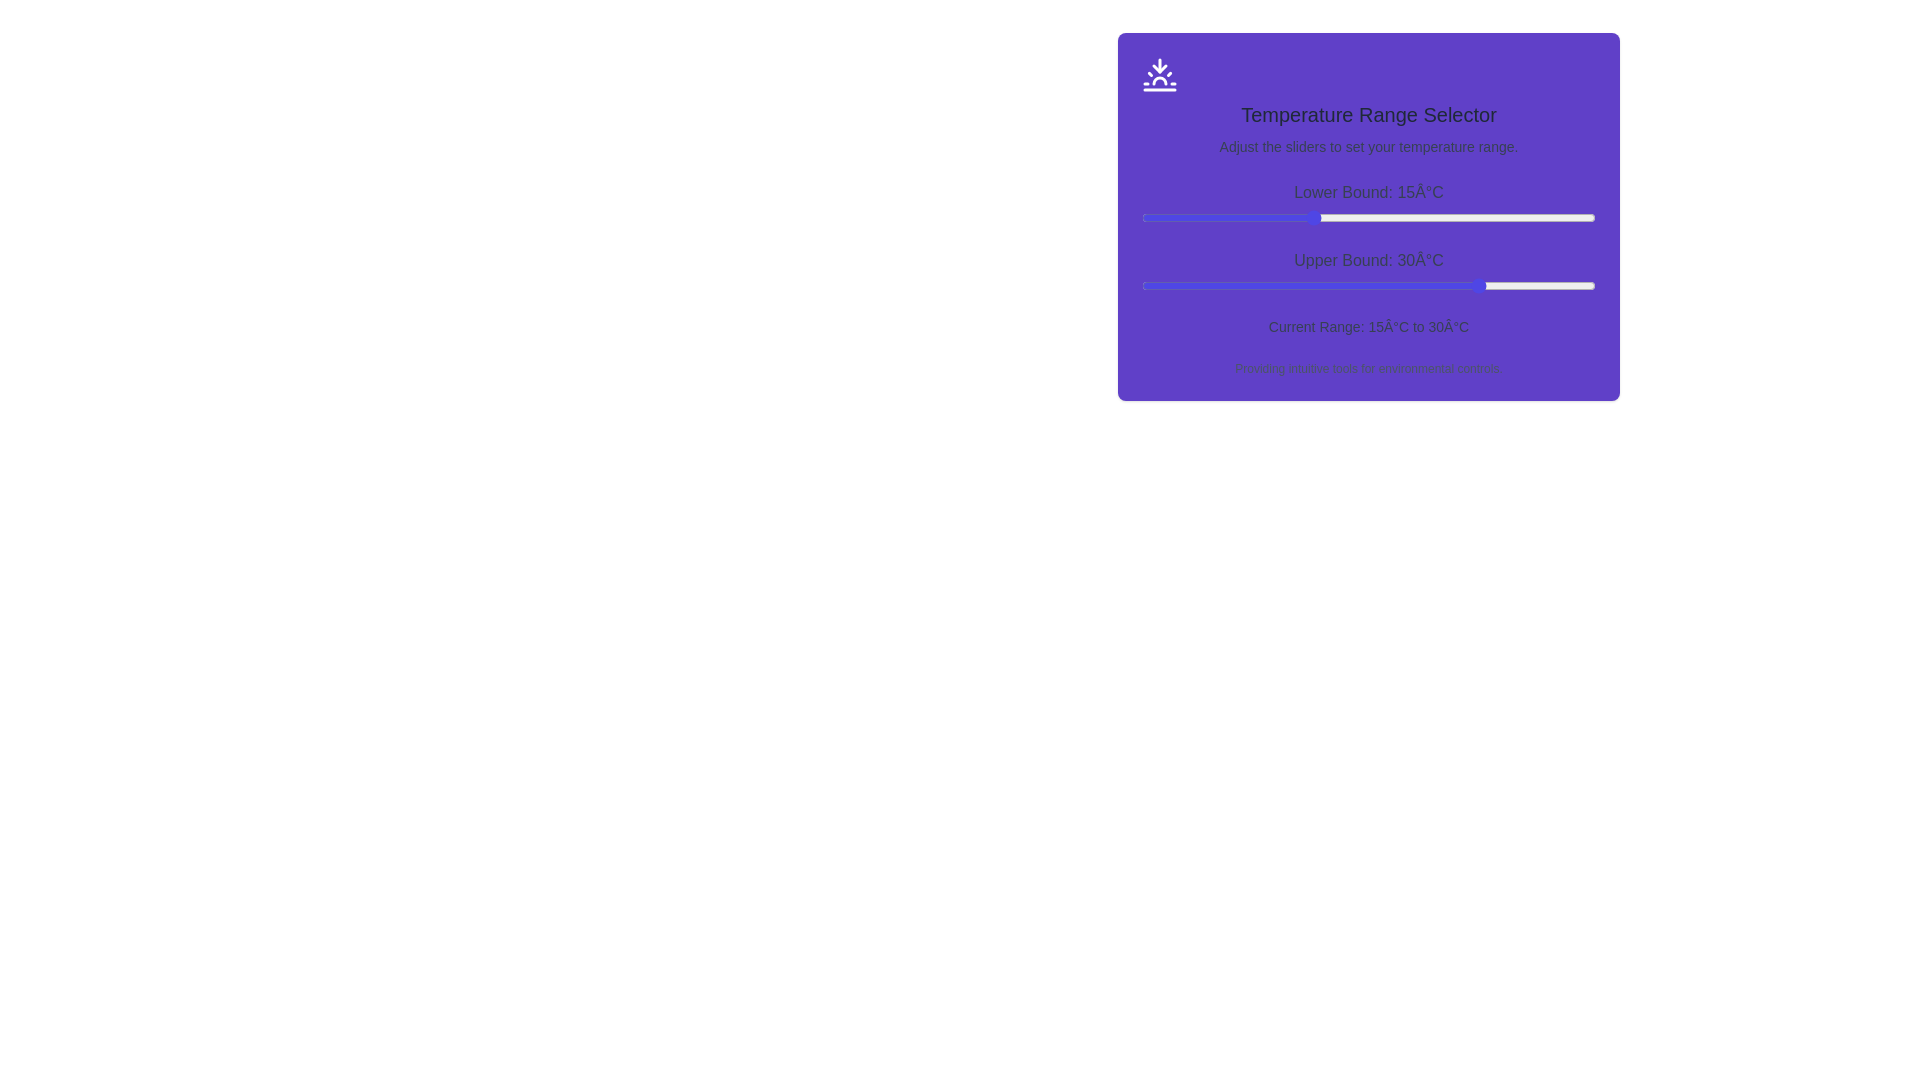  I want to click on the lower bound slider to 18°C, so click(1346, 218).